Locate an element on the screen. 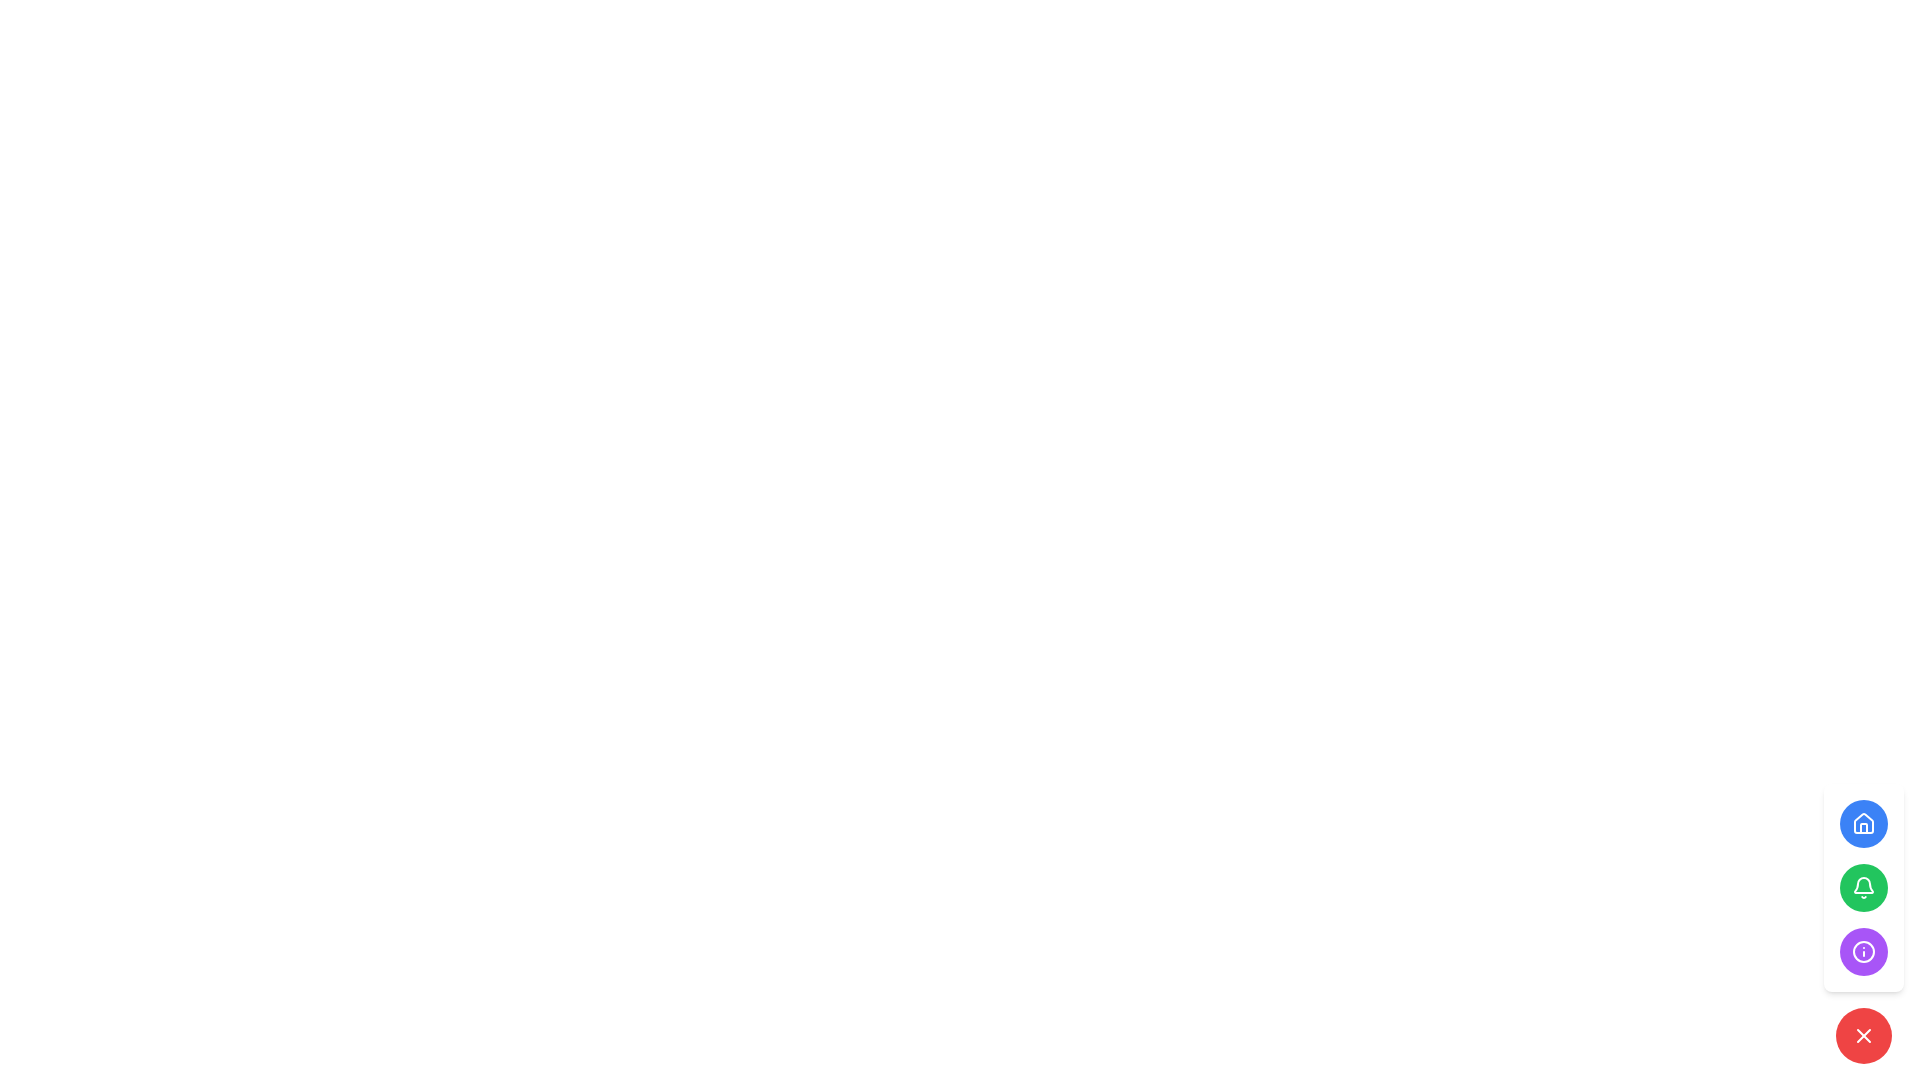  the house icon located within the blue circular button at the top of the vertically stacked buttons on the far-right side of the interface is located at coordinates (1862, 824).